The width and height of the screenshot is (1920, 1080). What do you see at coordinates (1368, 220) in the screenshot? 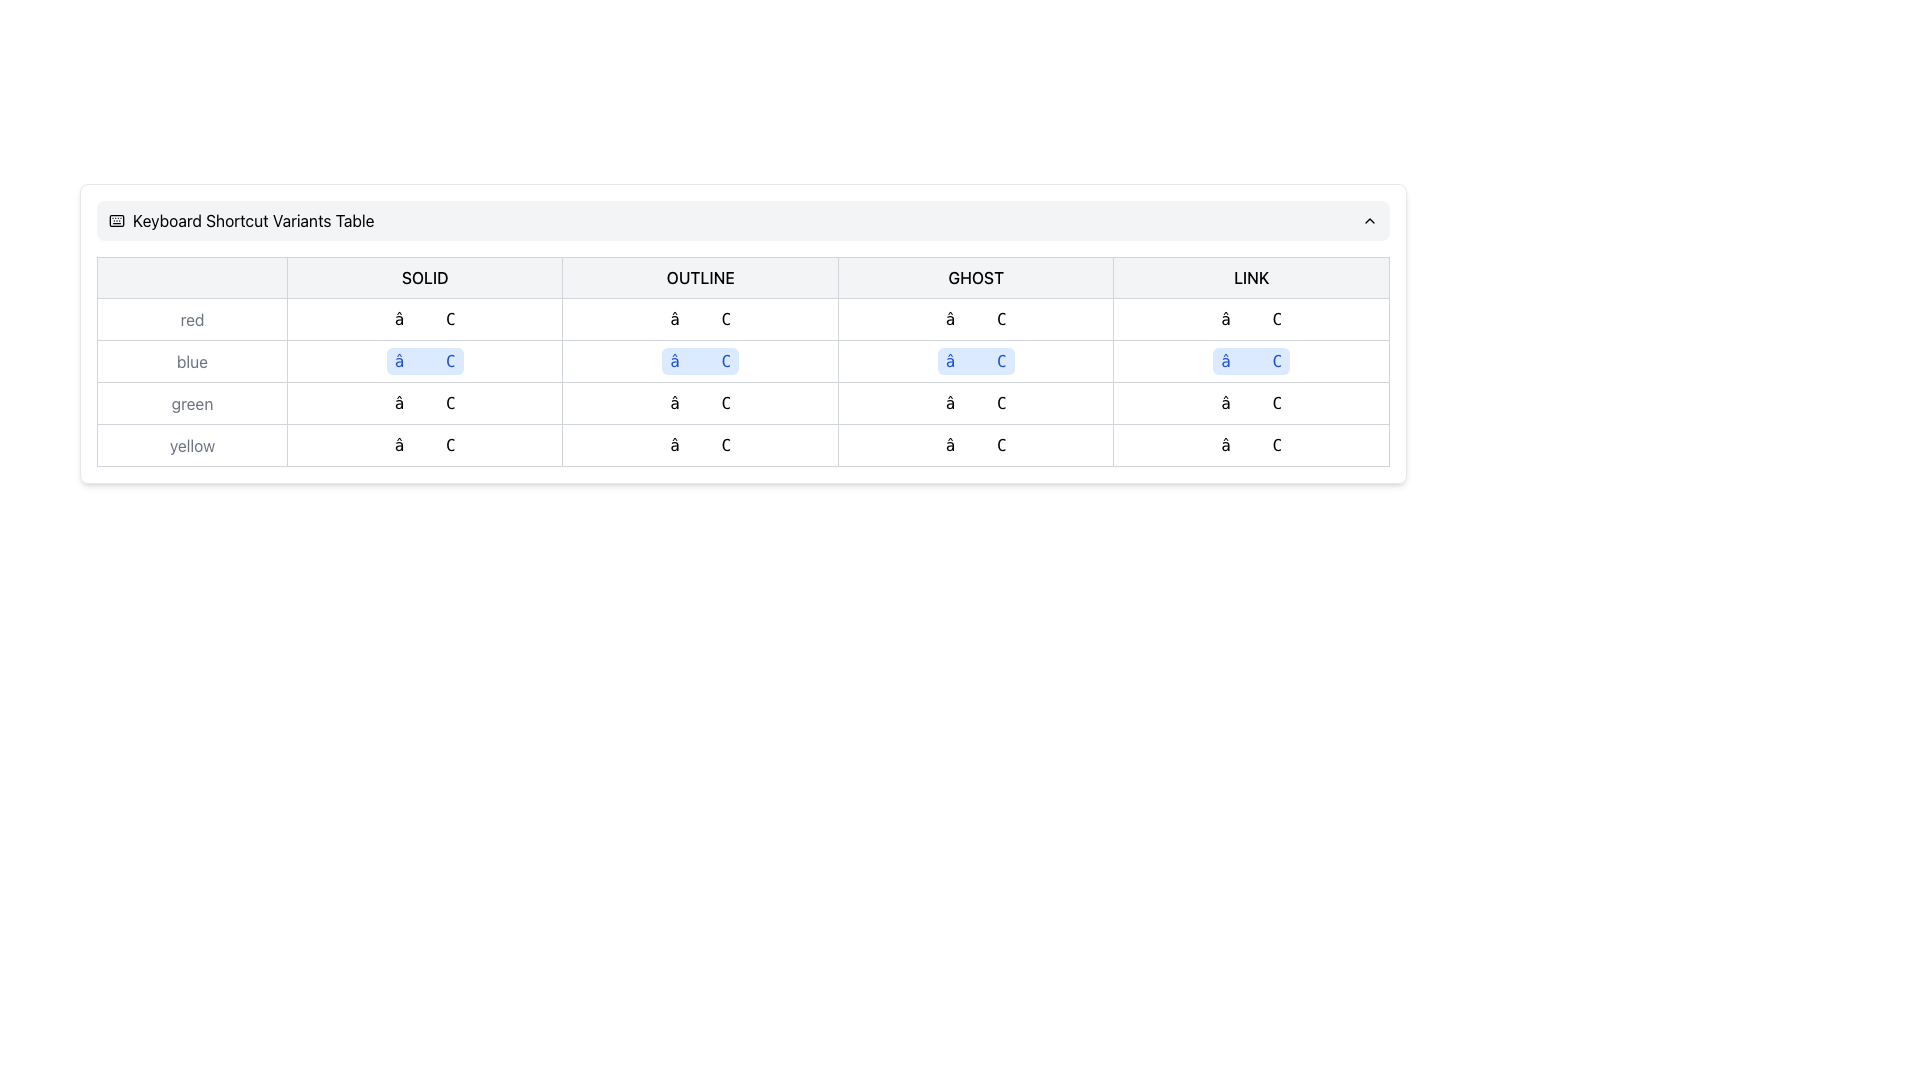
I see `the Chevron-Up icon located at the upper-right corner of the 'Keyboard Shortcut Variants Table'` at bounding box center [1368, 220].